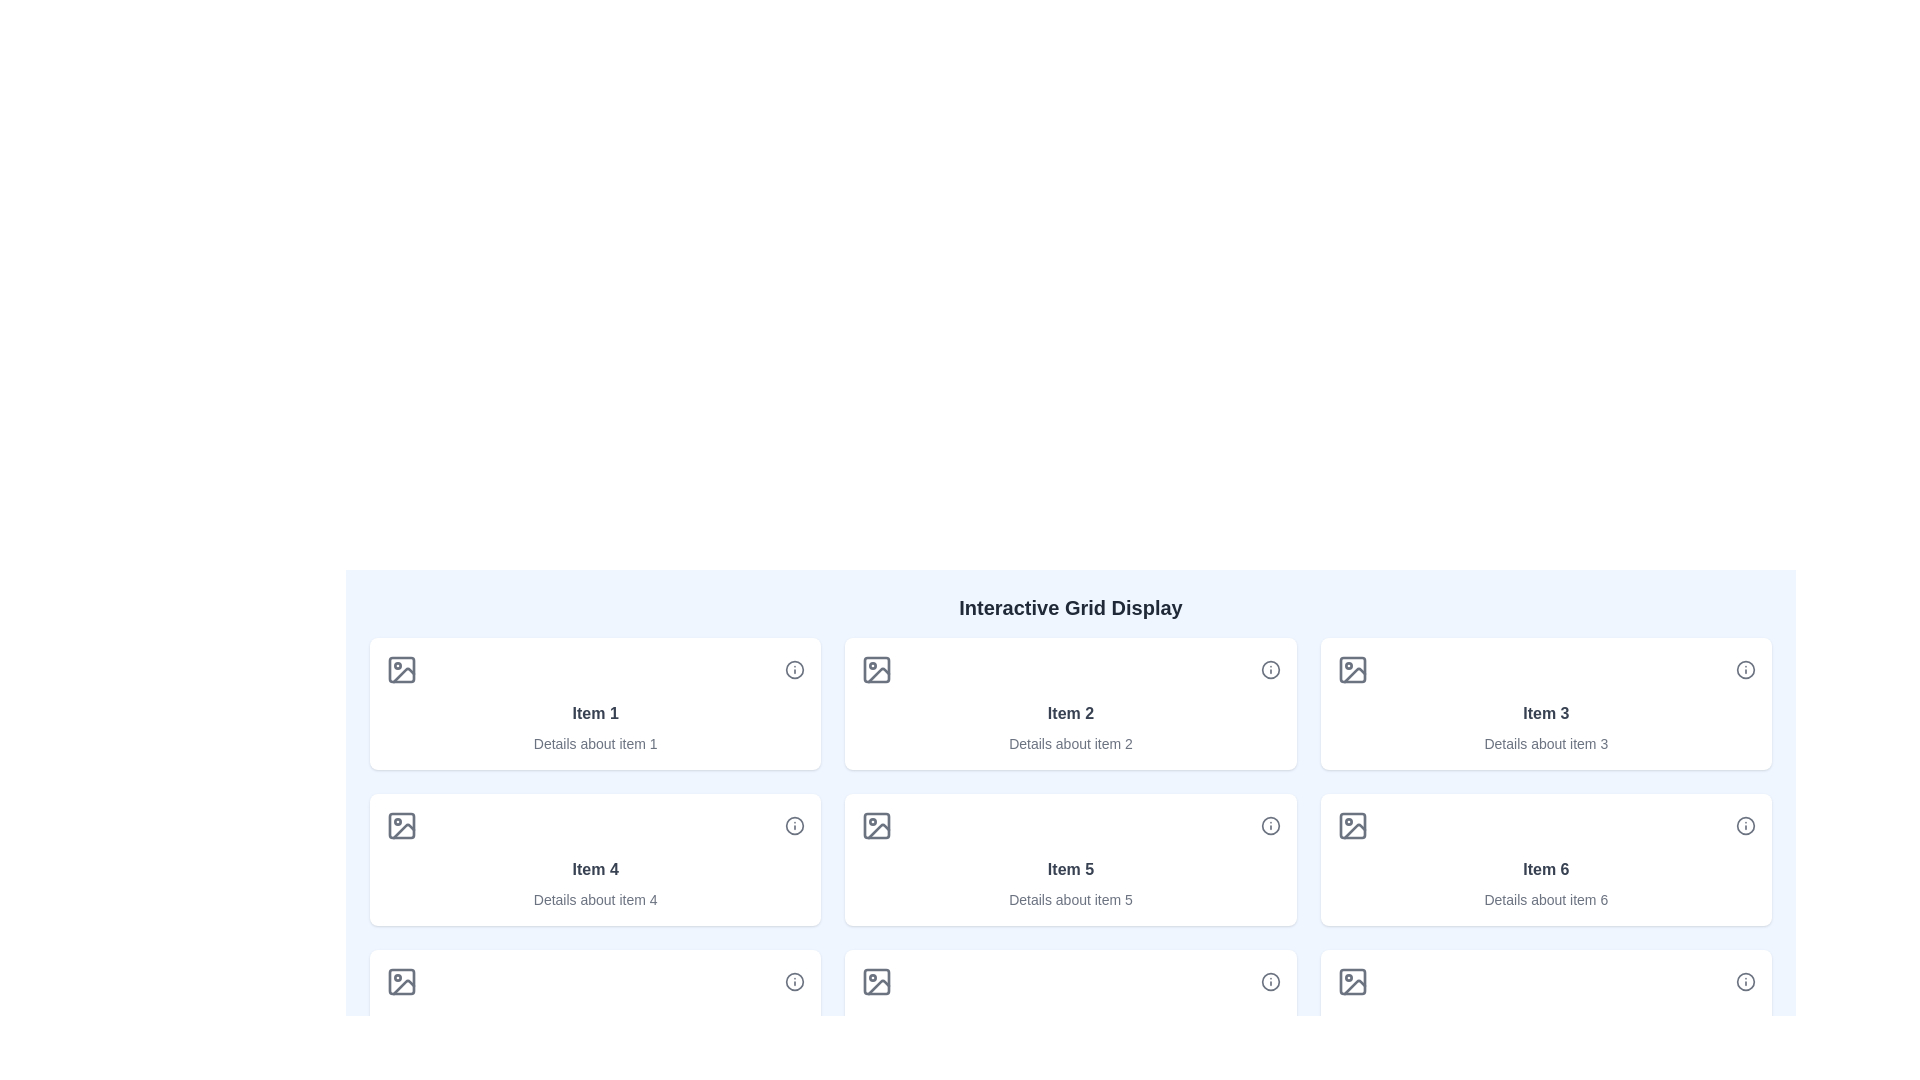  Describe the element at coordinates (401, 670) in the screenshot. I see `the small image icon located in the top-left corner of the interface's grid layout, specifically within the first card labeled 'Item 1', which resembles an image placeholder and is styled in a gray tone` at that location.